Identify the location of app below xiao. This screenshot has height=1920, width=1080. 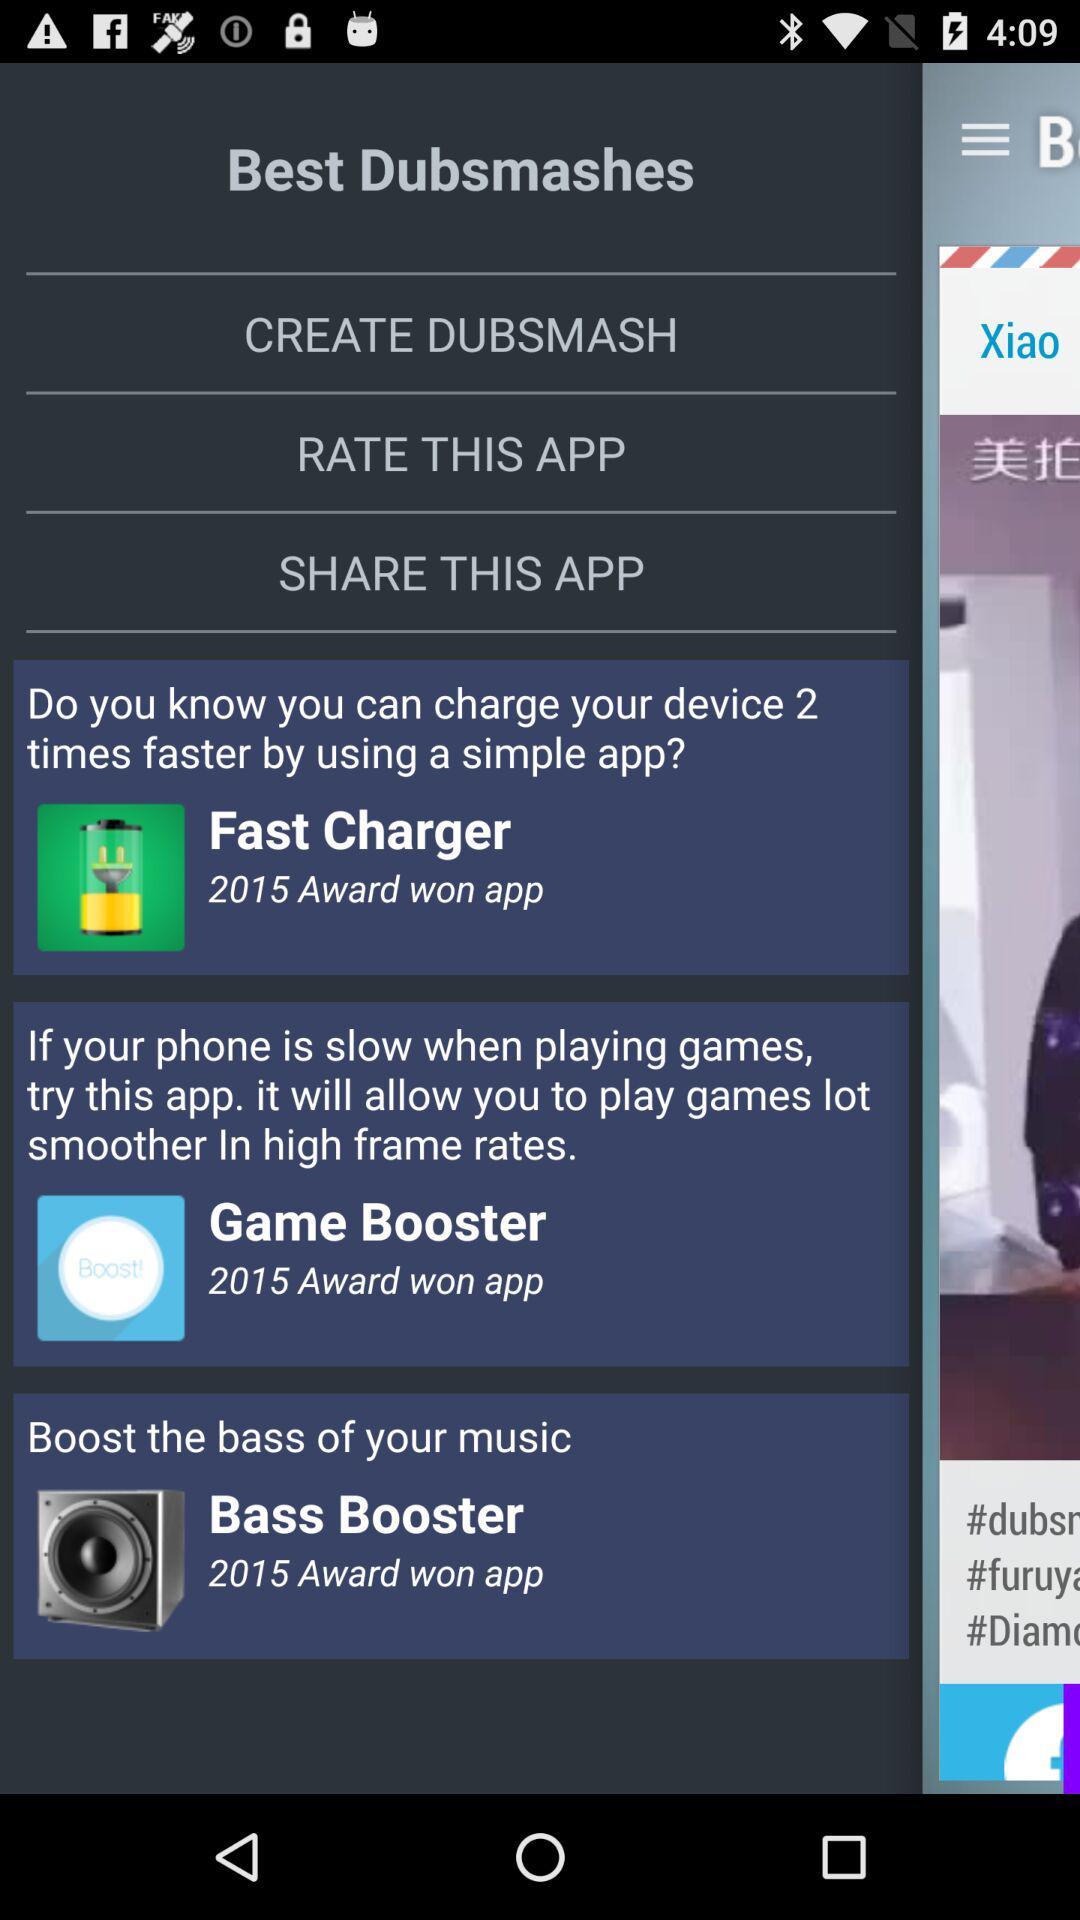
(1009, 936).